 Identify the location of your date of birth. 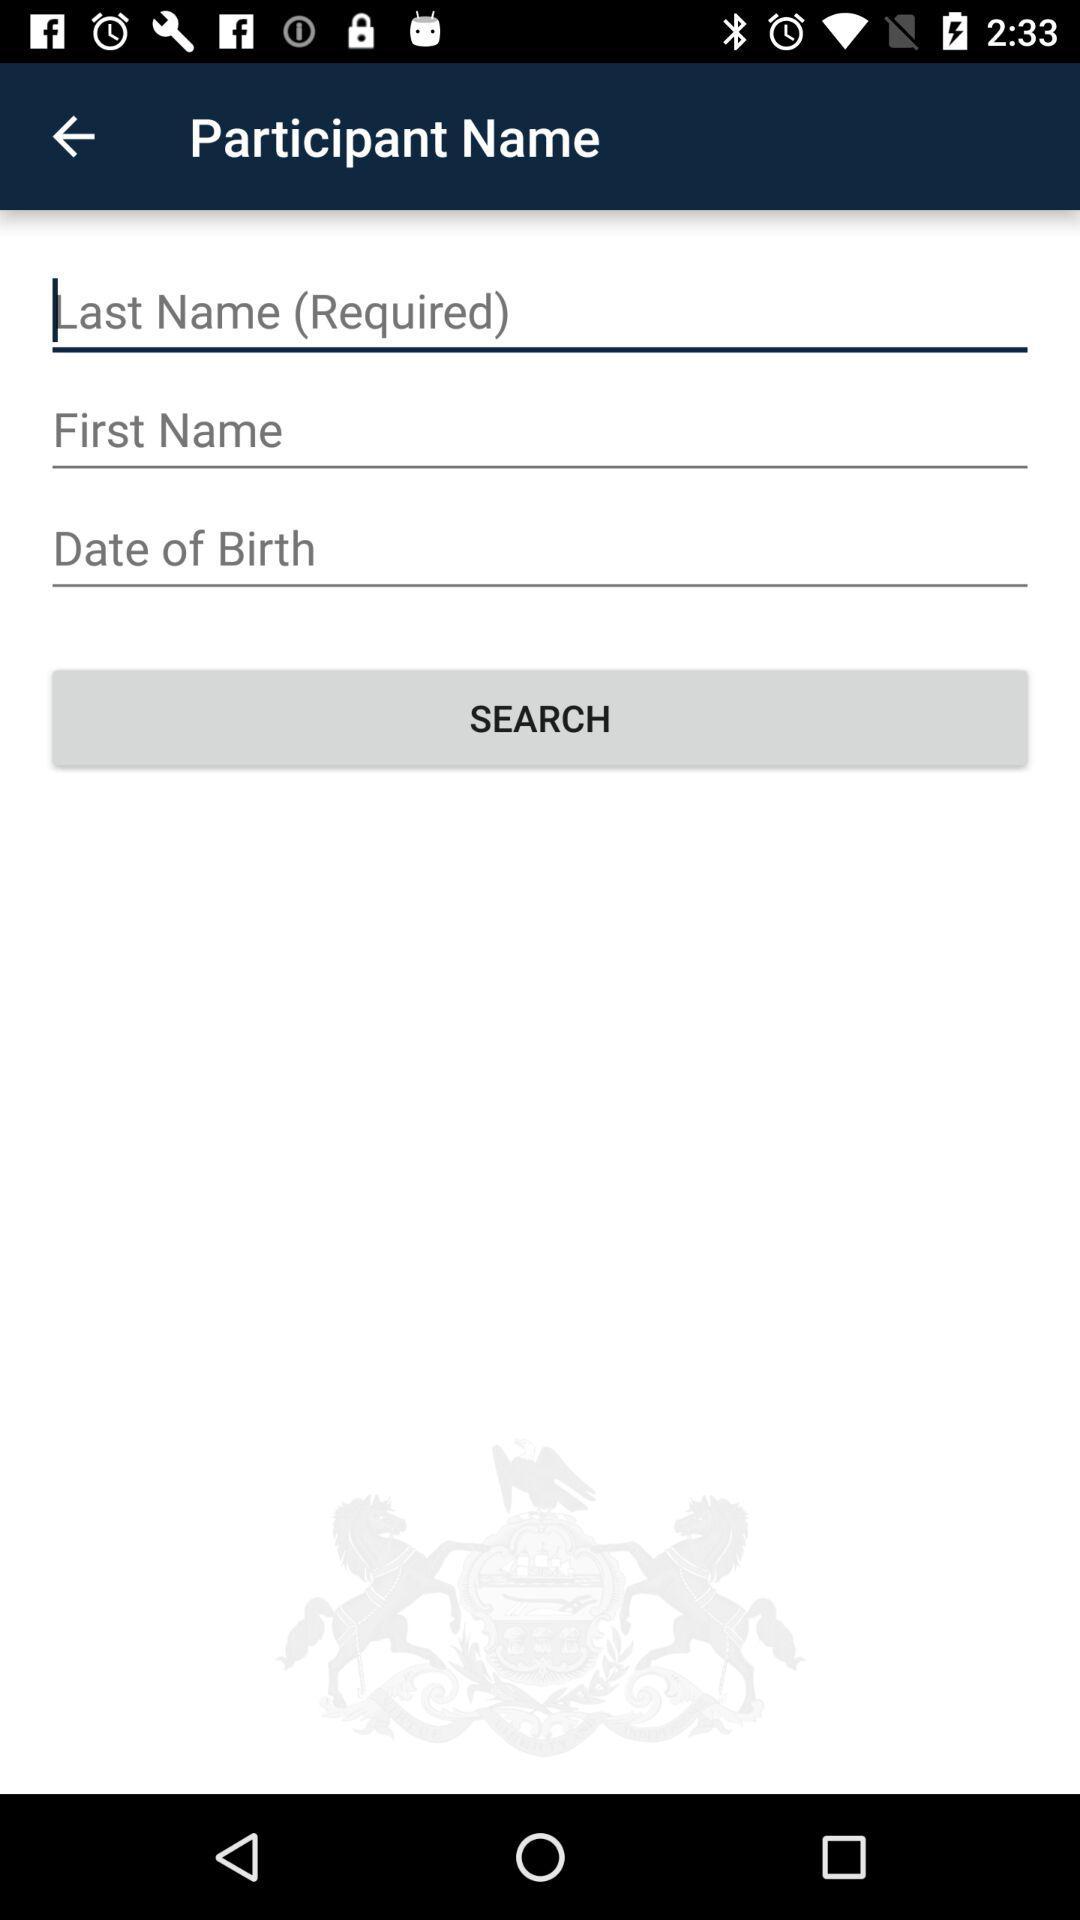
(540, 548).